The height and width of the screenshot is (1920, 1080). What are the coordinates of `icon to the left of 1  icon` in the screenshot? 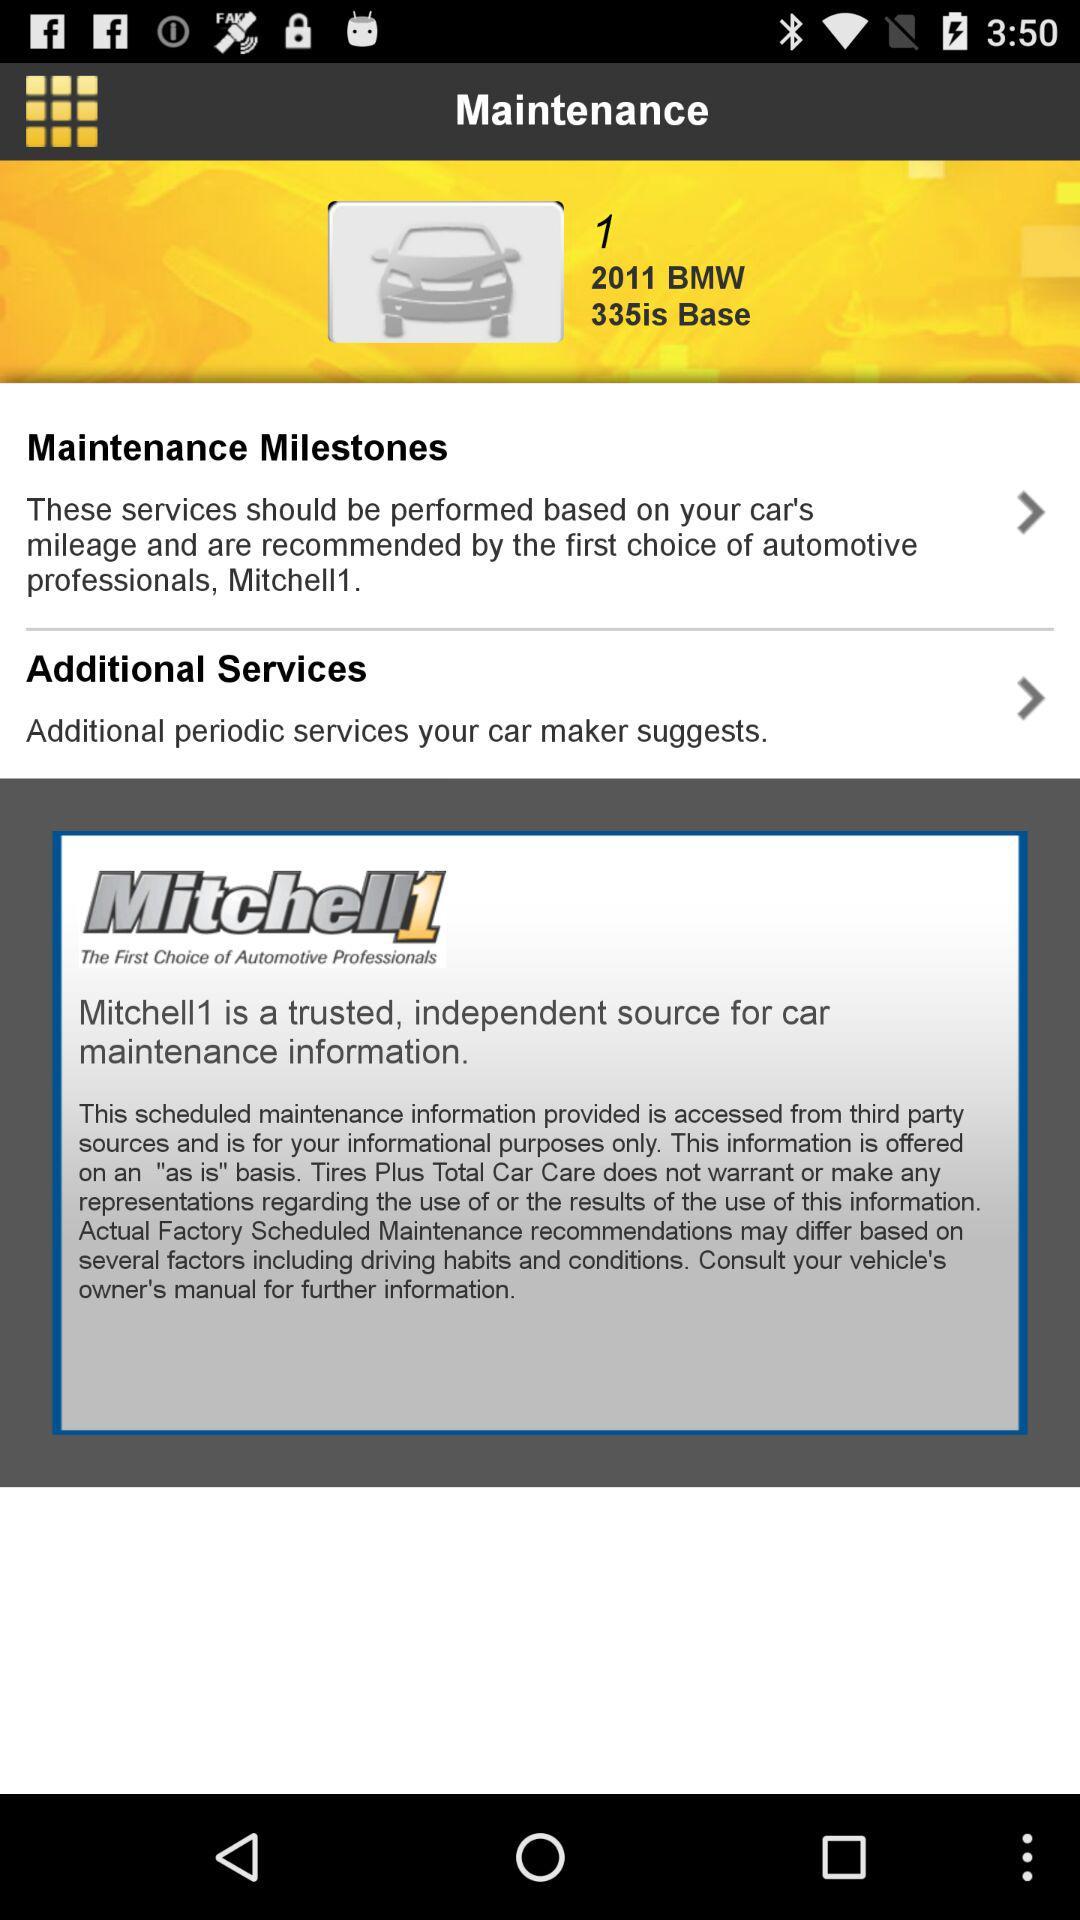 It's located at (444, 270).